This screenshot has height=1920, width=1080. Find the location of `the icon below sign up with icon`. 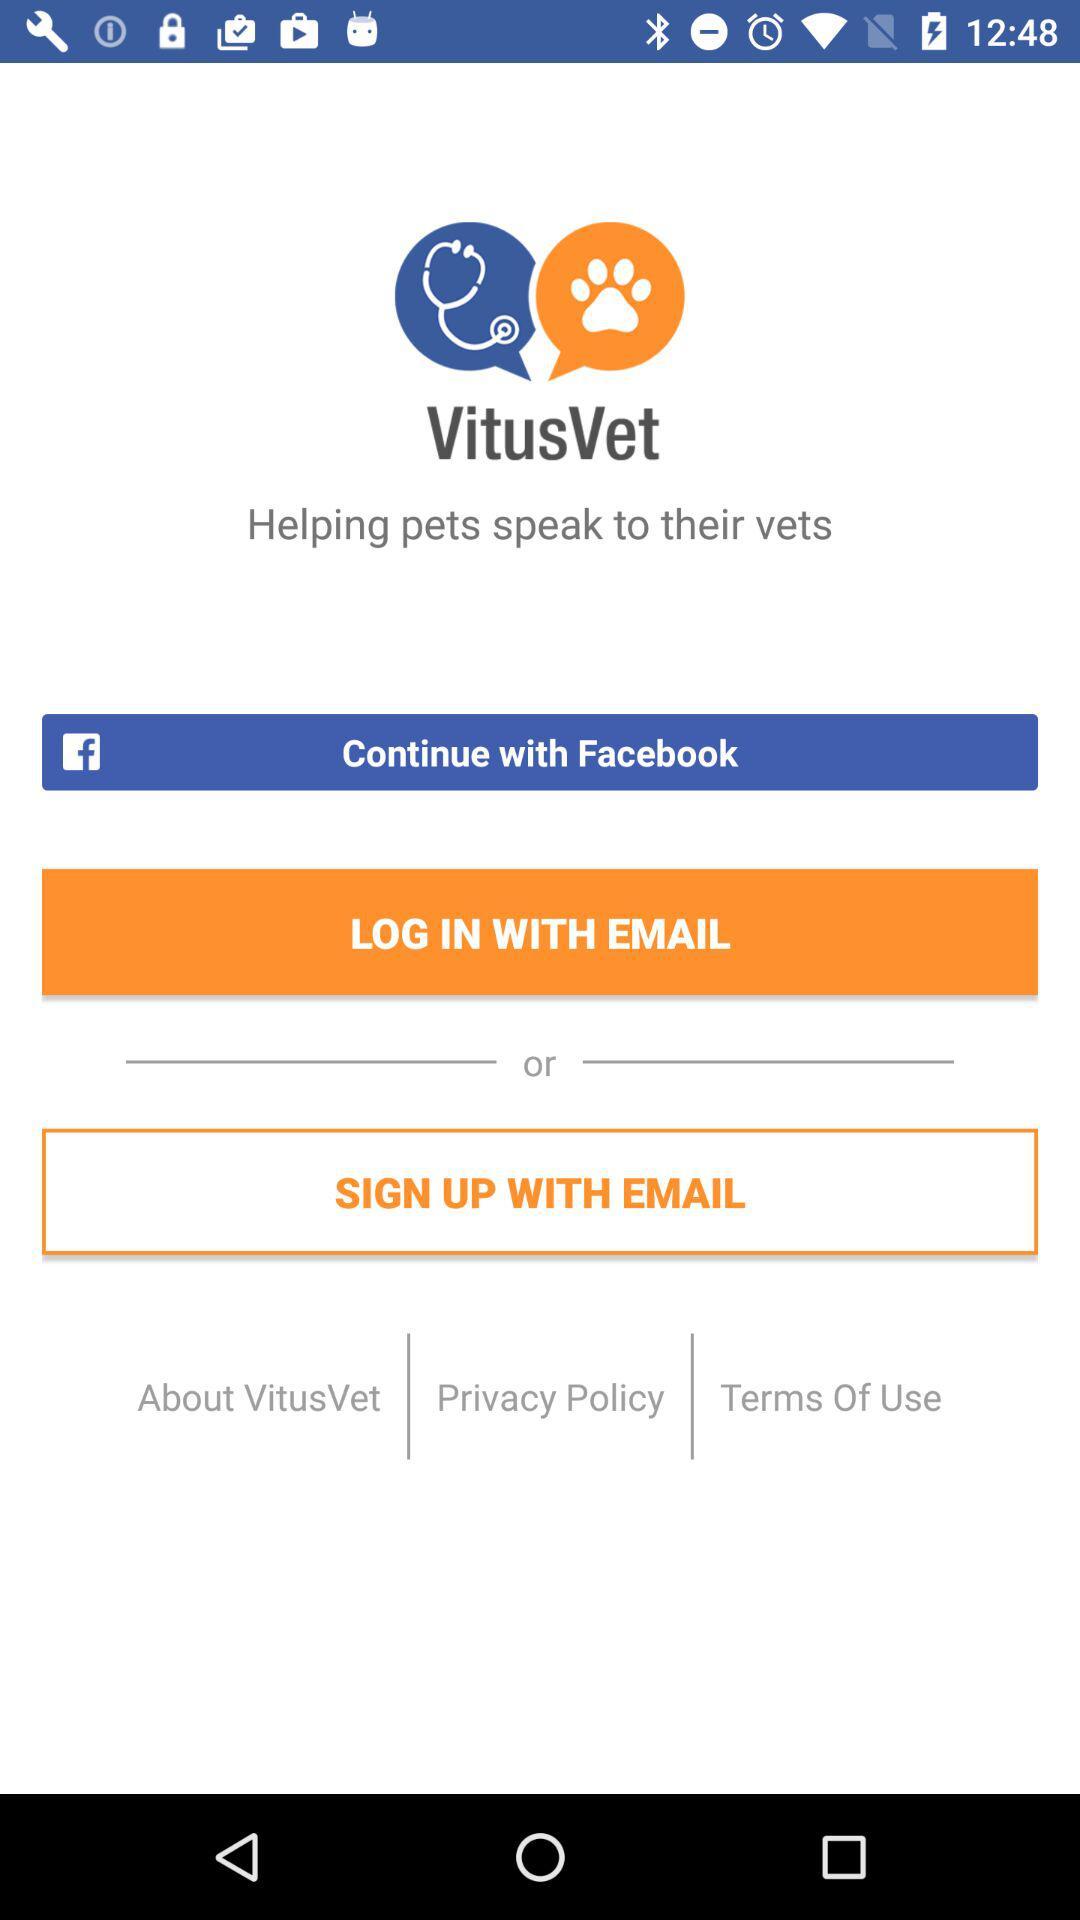

the icon below sign up with icon is located at coordinates (550, 1395).